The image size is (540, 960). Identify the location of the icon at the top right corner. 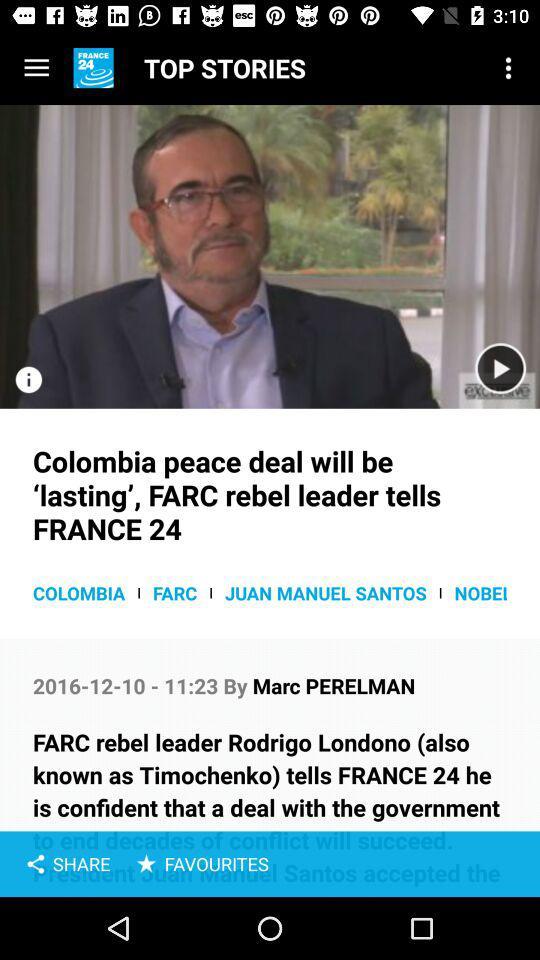
(508, 68).